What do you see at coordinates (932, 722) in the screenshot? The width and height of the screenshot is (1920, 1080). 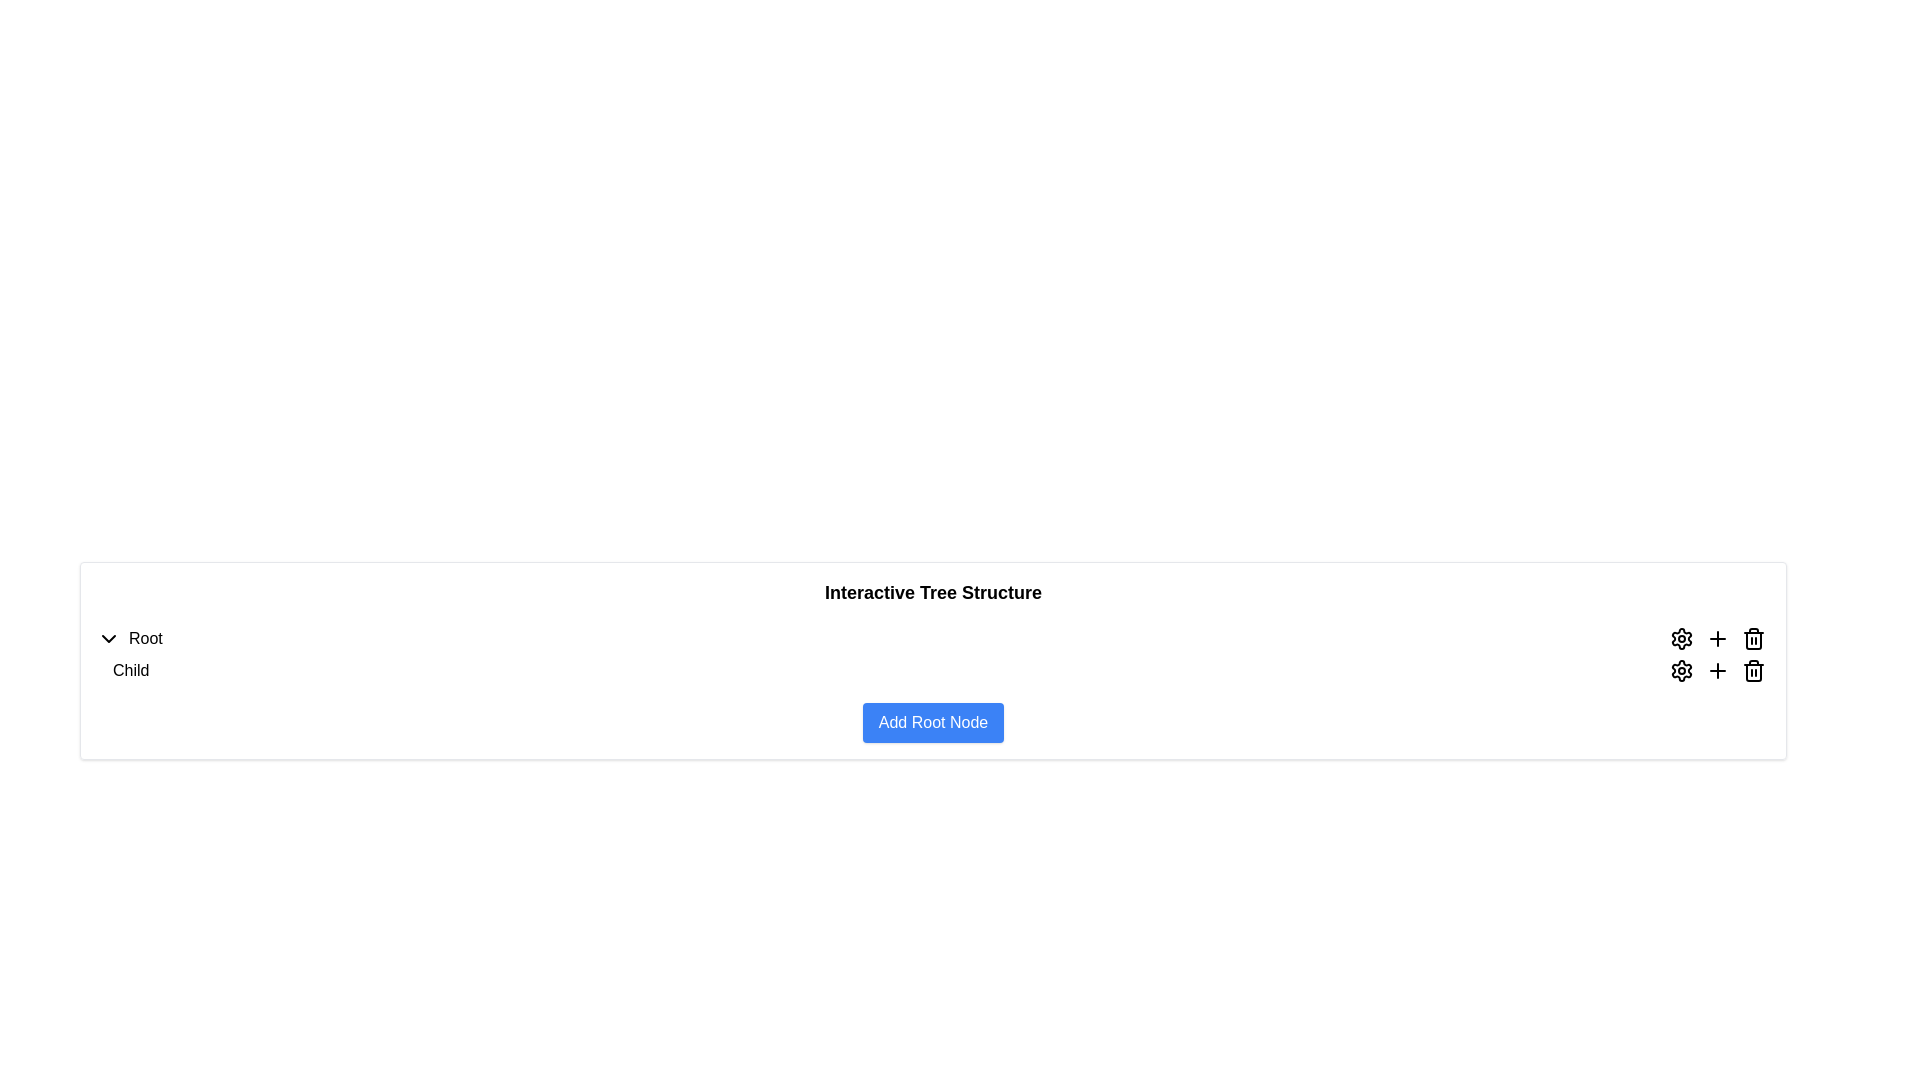 I see `the 'Add Root Node' button, which is a rectangular button with a blue background and white text, located below the 'Interactive Tree Structure' section` at bounding box center [932, 722].